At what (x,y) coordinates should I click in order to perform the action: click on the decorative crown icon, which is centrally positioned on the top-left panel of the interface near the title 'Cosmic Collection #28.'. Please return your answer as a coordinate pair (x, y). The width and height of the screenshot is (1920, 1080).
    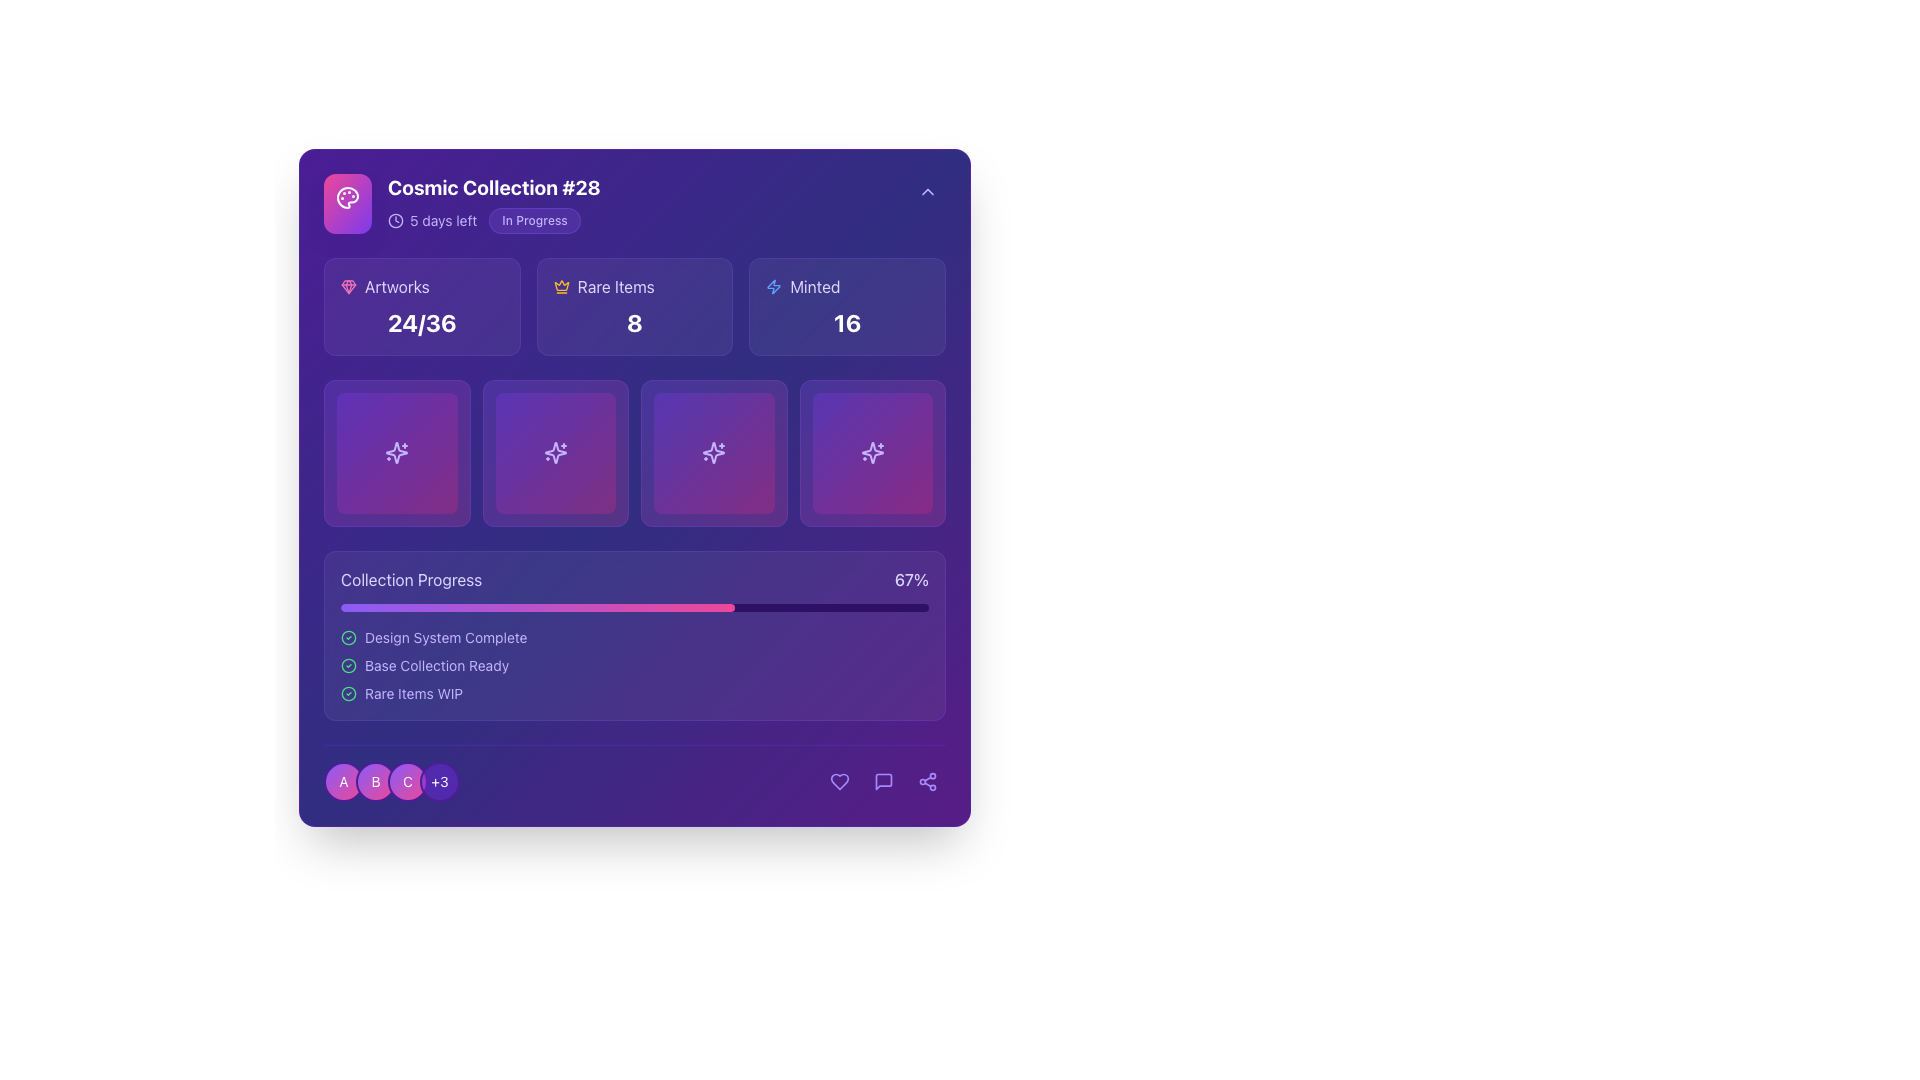
    Looking at the image, I should click on (560, 285).